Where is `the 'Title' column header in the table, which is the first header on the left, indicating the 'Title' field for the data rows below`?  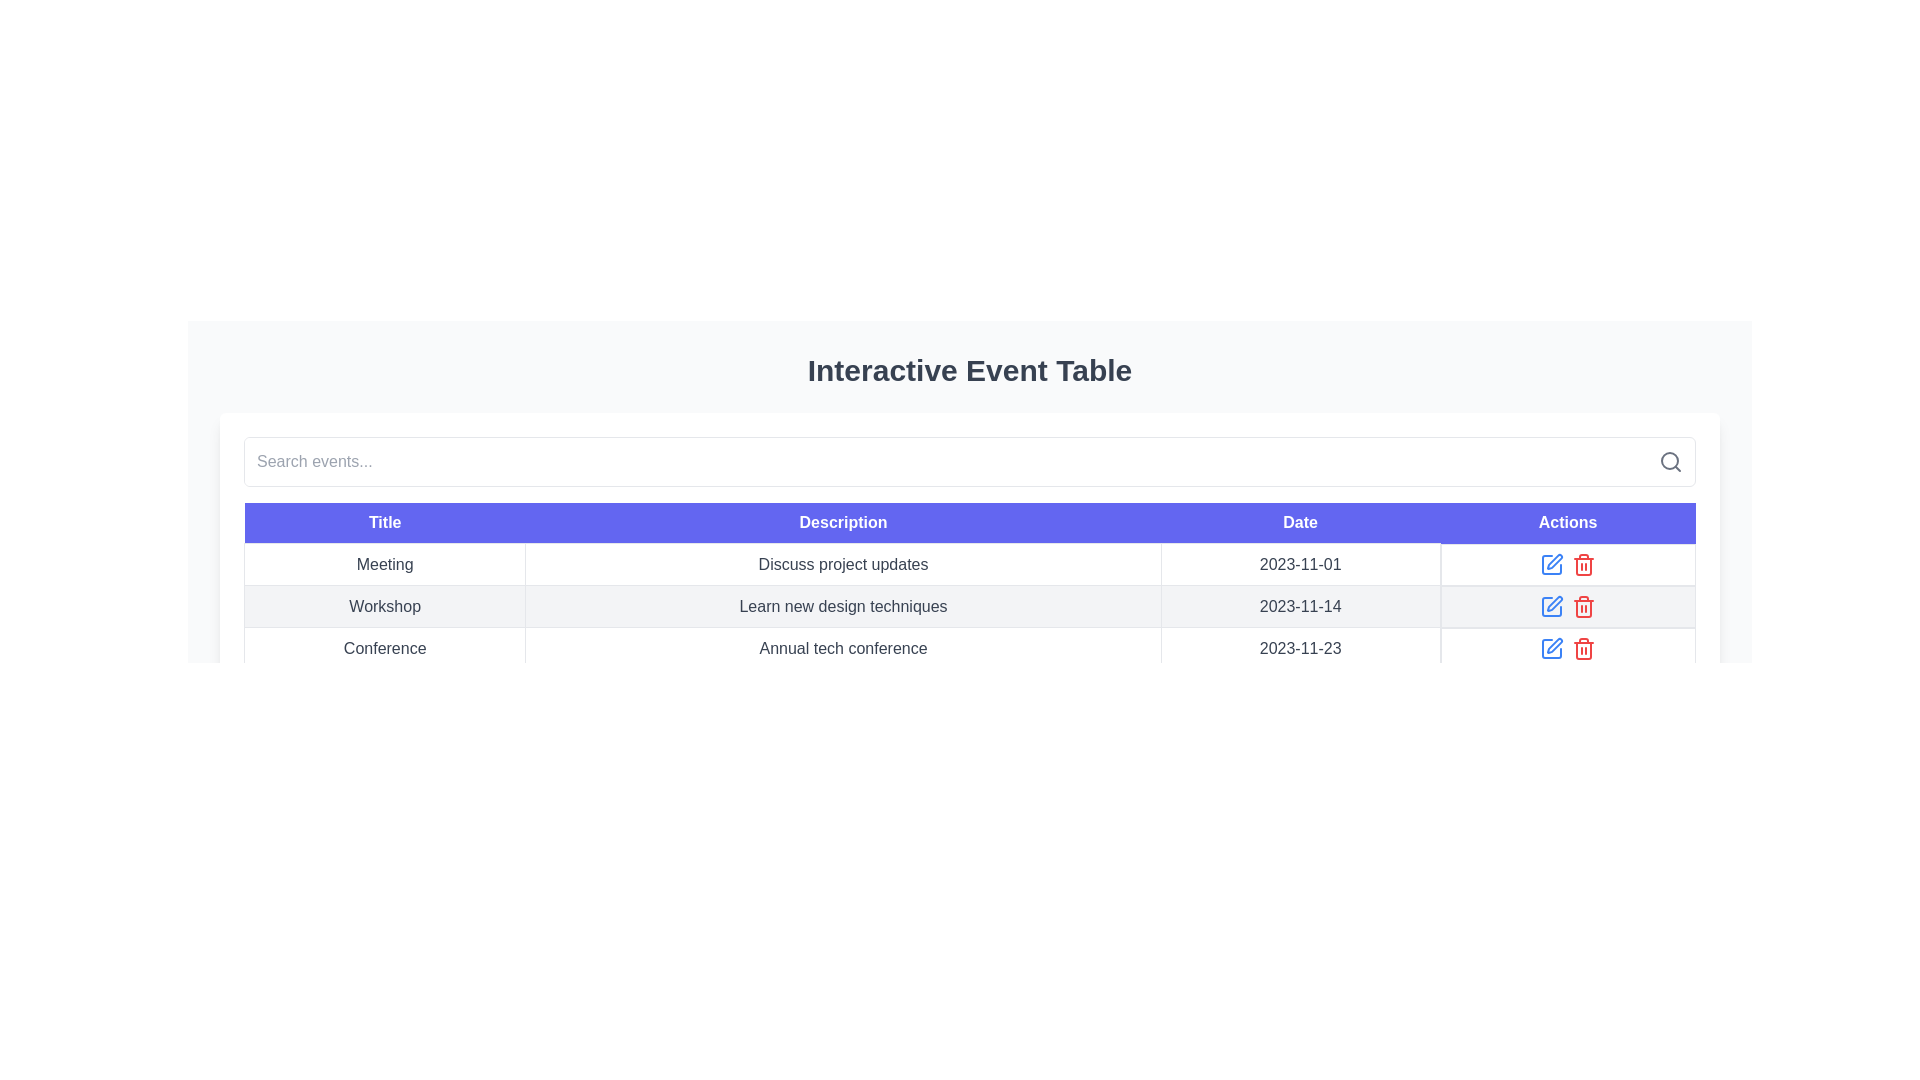
the 'Title' column header in the table, which is the first header on the left, indicating the 'Title' field for the data rows below is located at coordinates (385, 522).